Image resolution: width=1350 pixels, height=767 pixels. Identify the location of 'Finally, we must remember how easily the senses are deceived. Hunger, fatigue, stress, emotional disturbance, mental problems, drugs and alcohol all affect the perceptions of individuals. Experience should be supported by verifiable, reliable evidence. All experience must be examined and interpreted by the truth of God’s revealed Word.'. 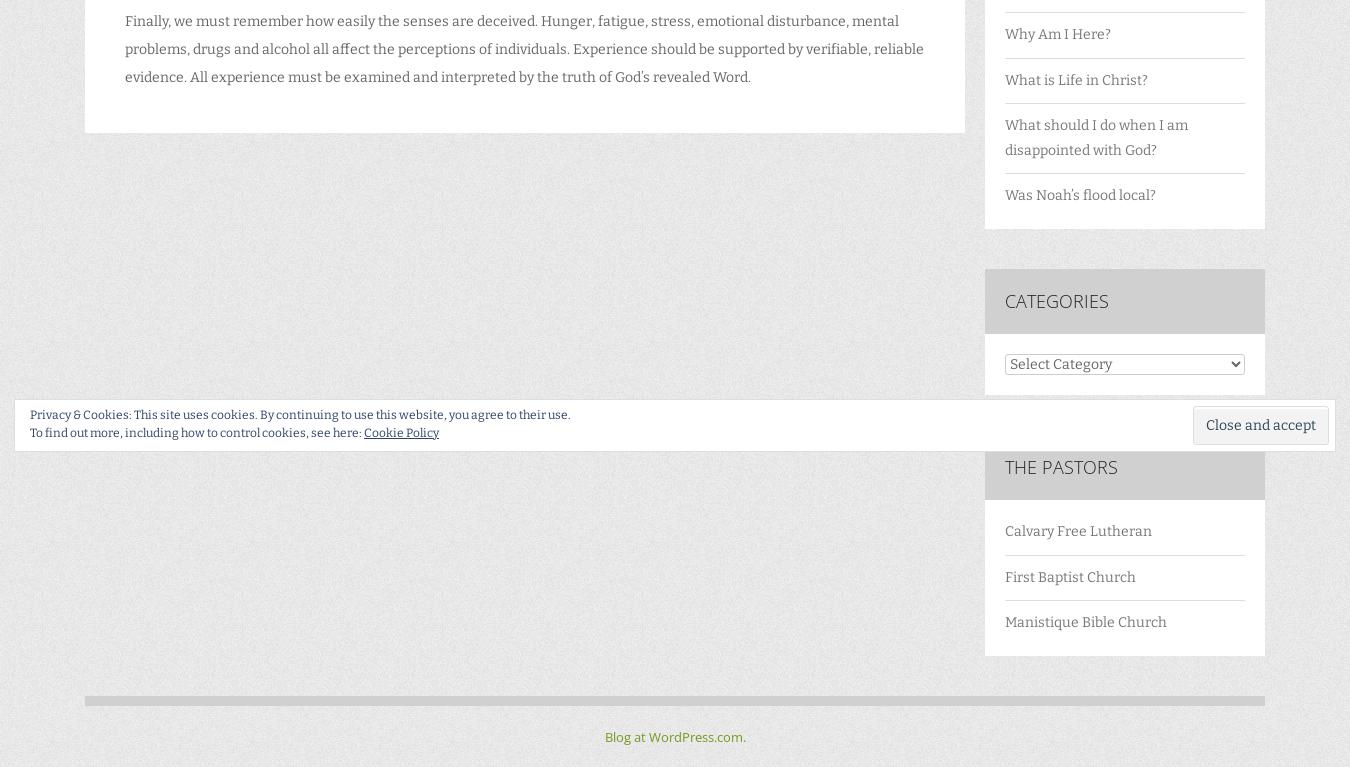
(125, 49).